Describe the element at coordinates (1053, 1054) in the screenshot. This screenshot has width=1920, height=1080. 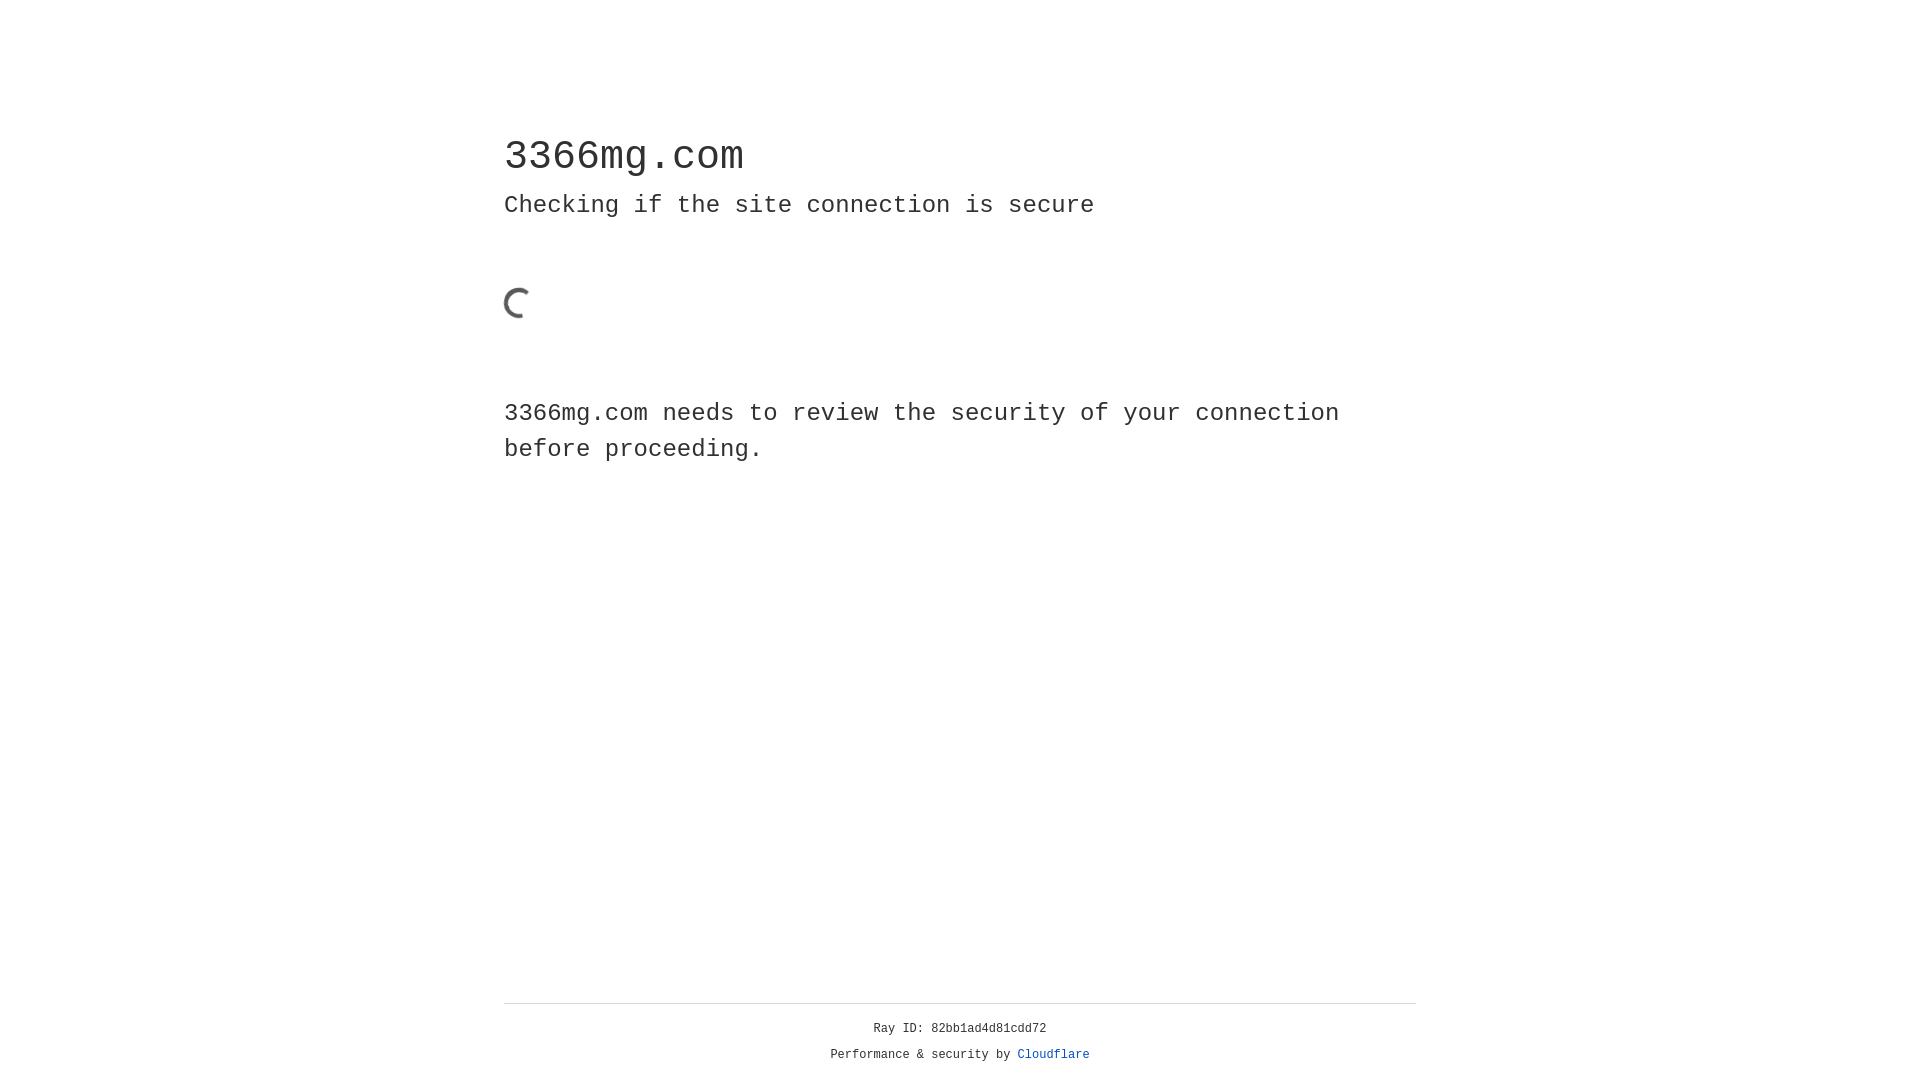
I see `'Cloudflare'` at that location.